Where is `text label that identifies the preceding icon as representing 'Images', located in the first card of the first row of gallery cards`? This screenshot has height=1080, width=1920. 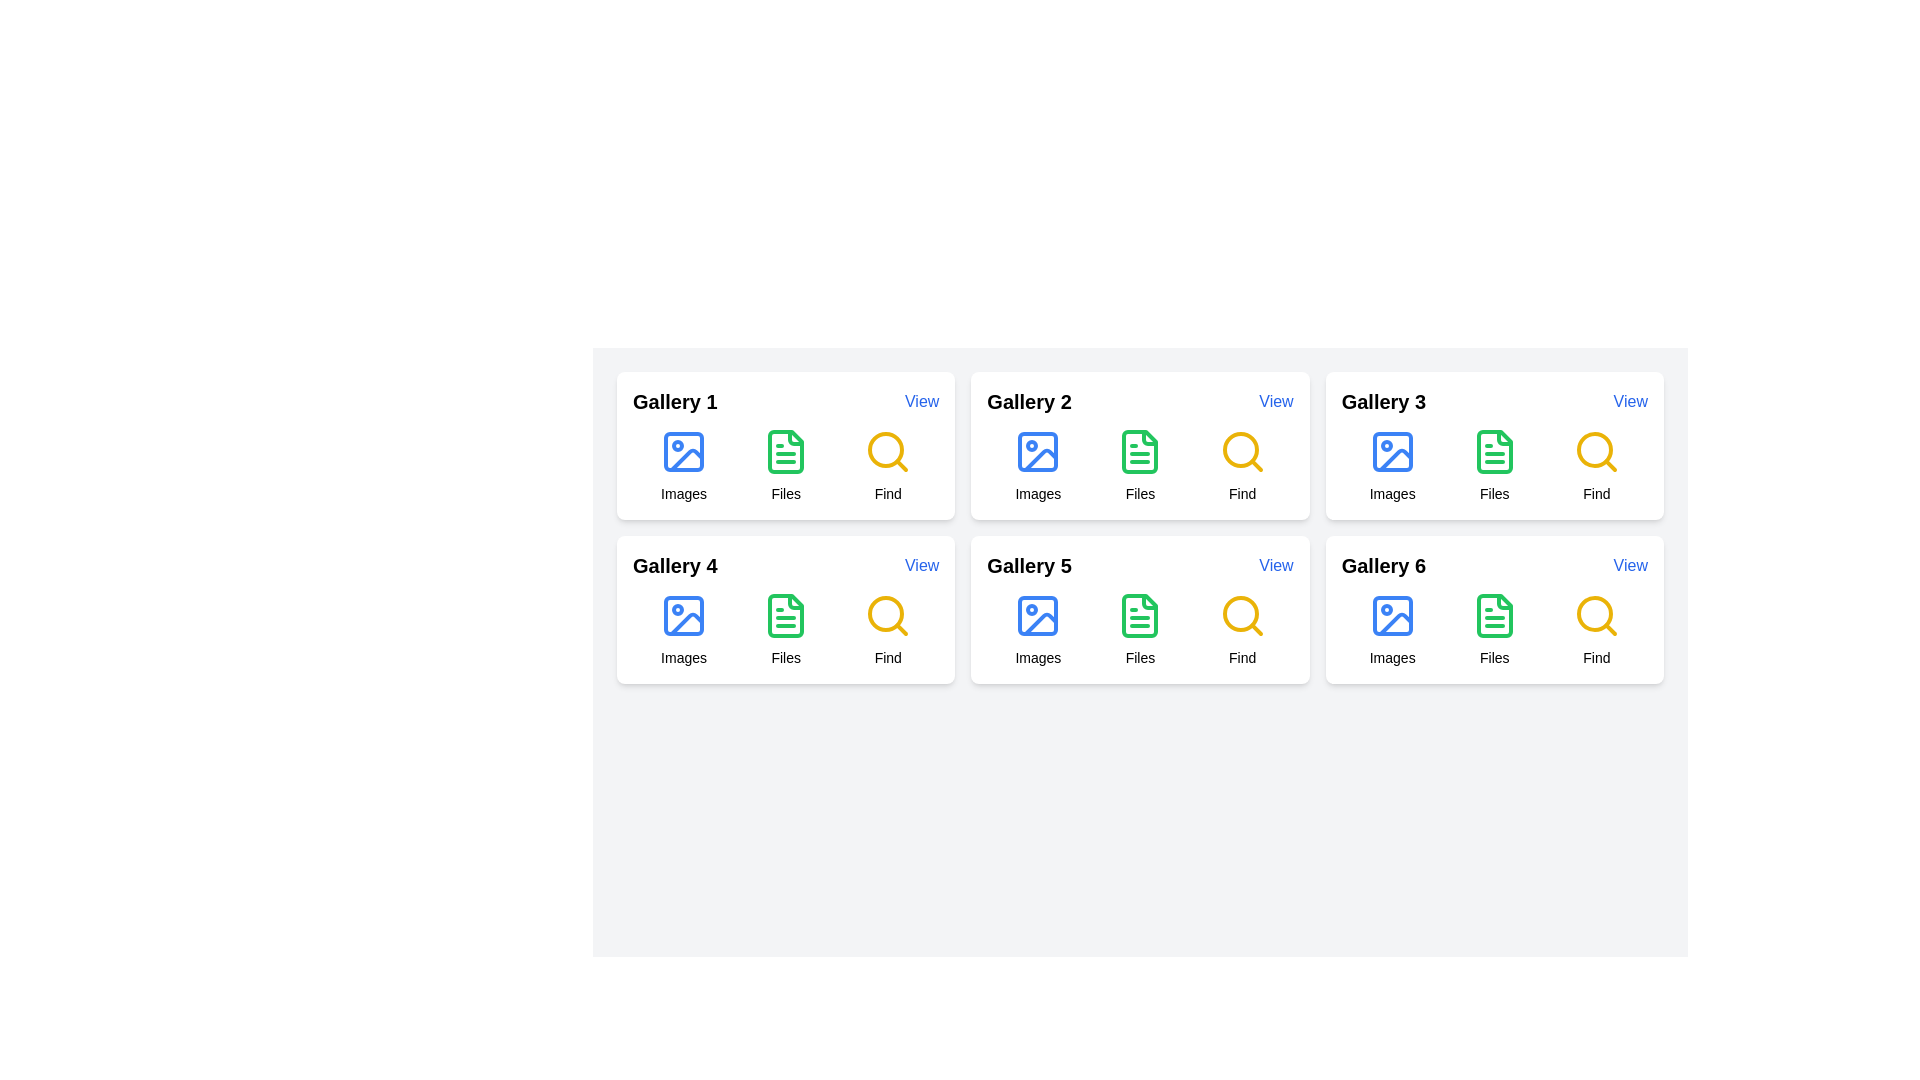
text label that identifies the preceding icon as representing 'Images', located in the first card of the first row of gallery cards is located at coordinates (684, 493).